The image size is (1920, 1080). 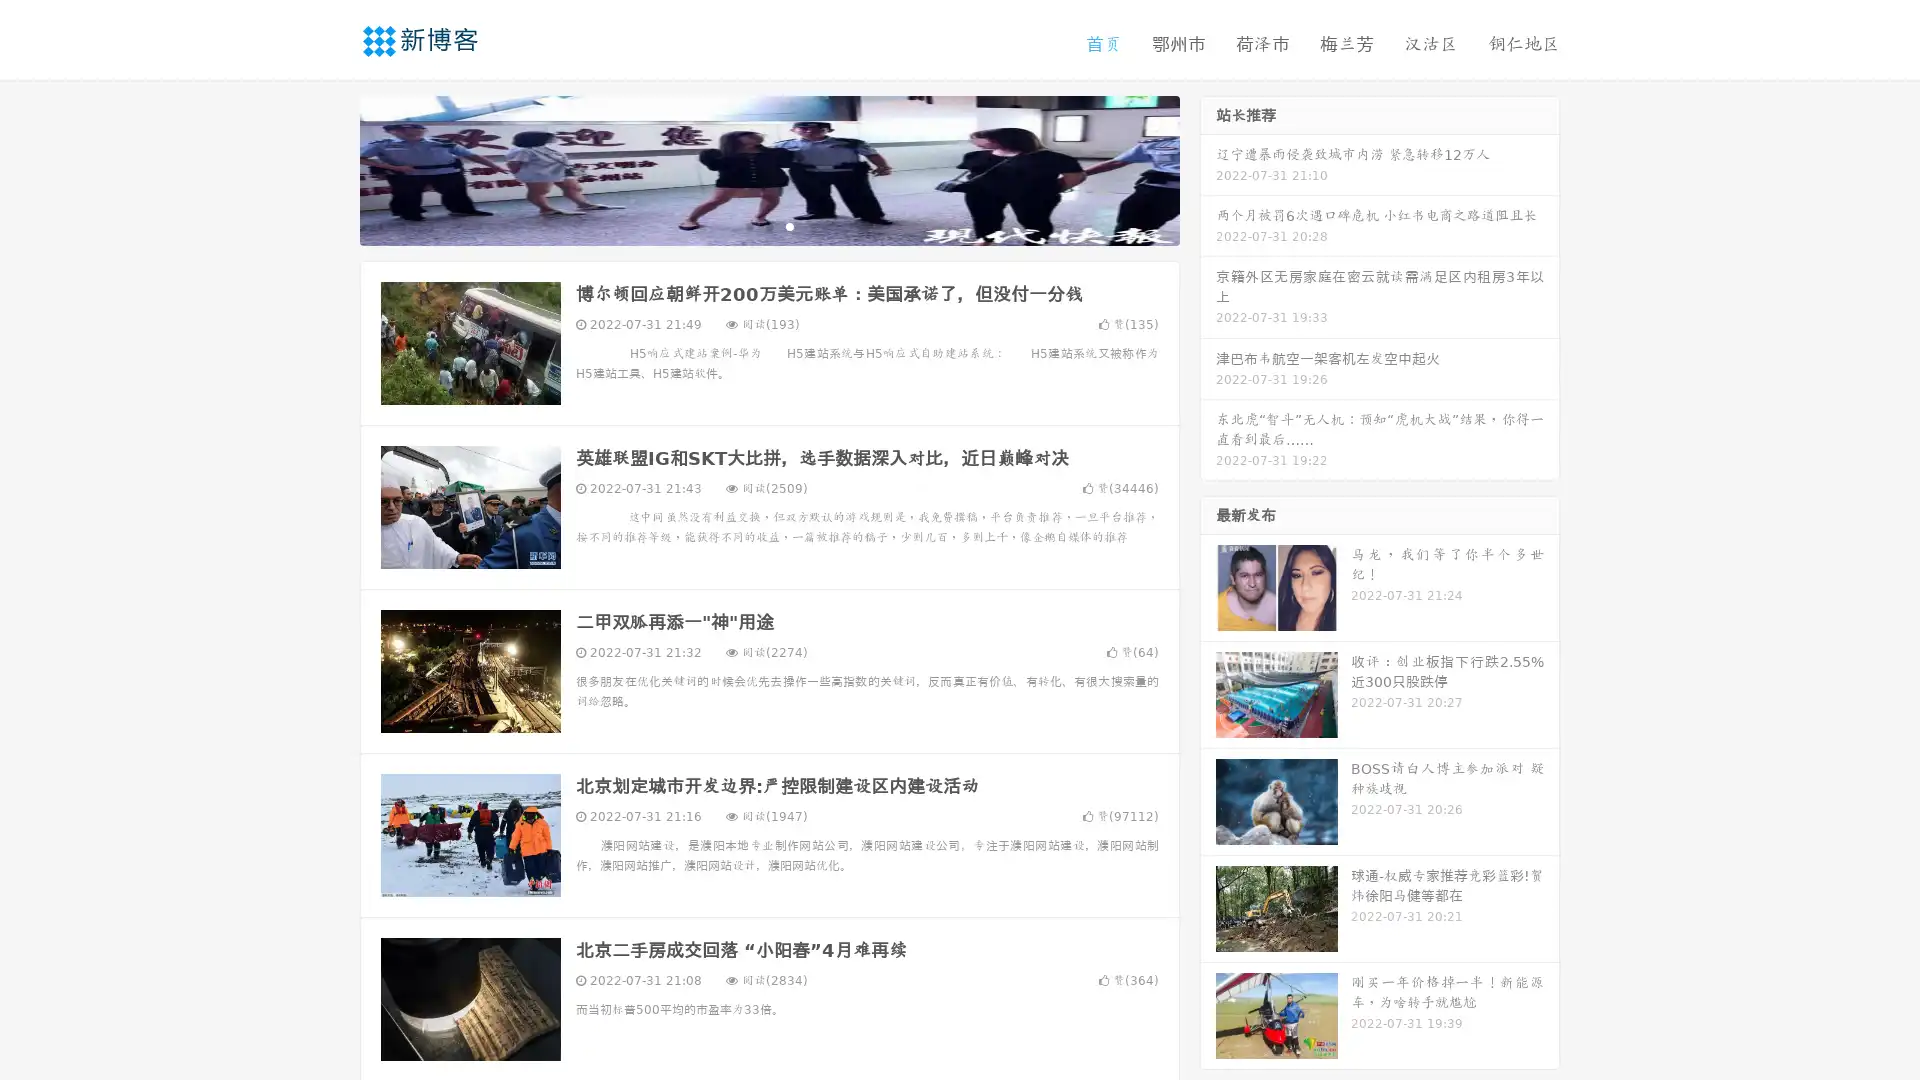 I want to click on Go to slide 3, so click(x=789, y=225).